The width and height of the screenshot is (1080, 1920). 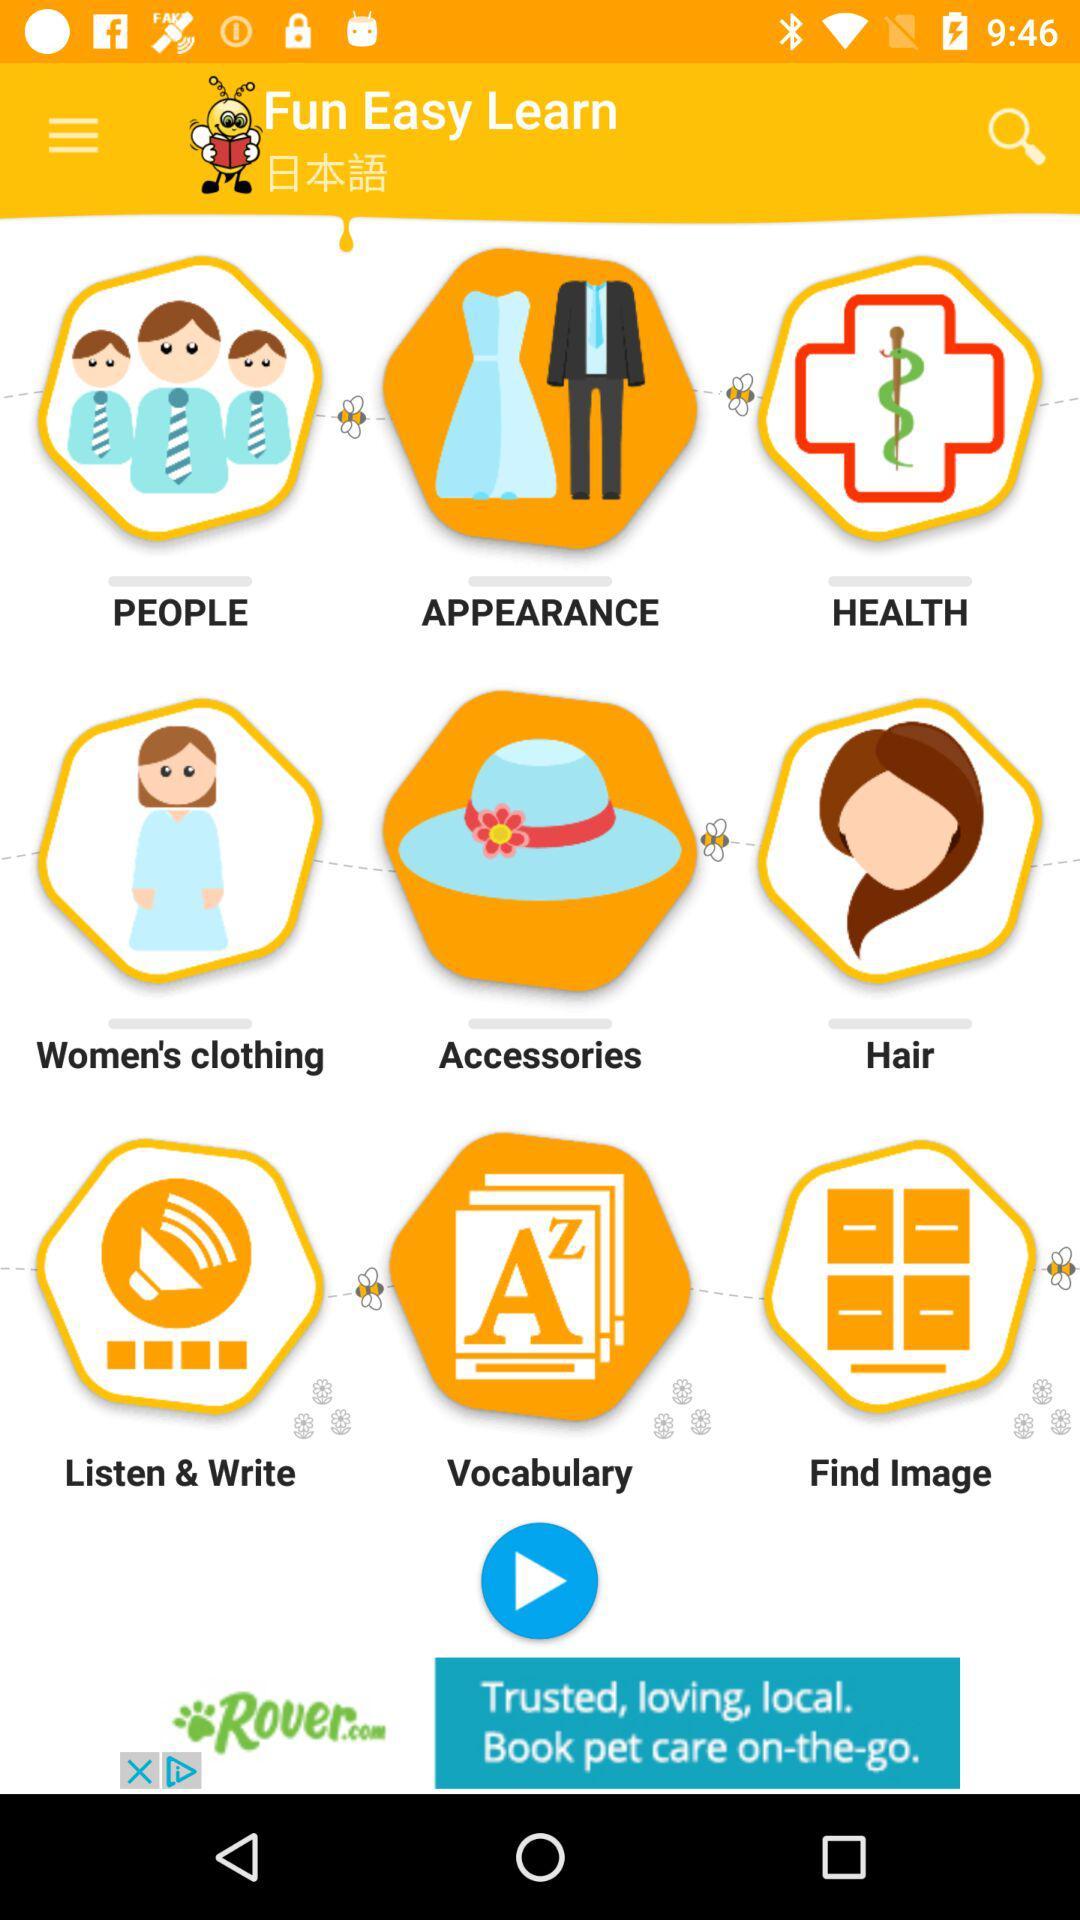 I want to click on selected topic, so click(x=538, y=1582).